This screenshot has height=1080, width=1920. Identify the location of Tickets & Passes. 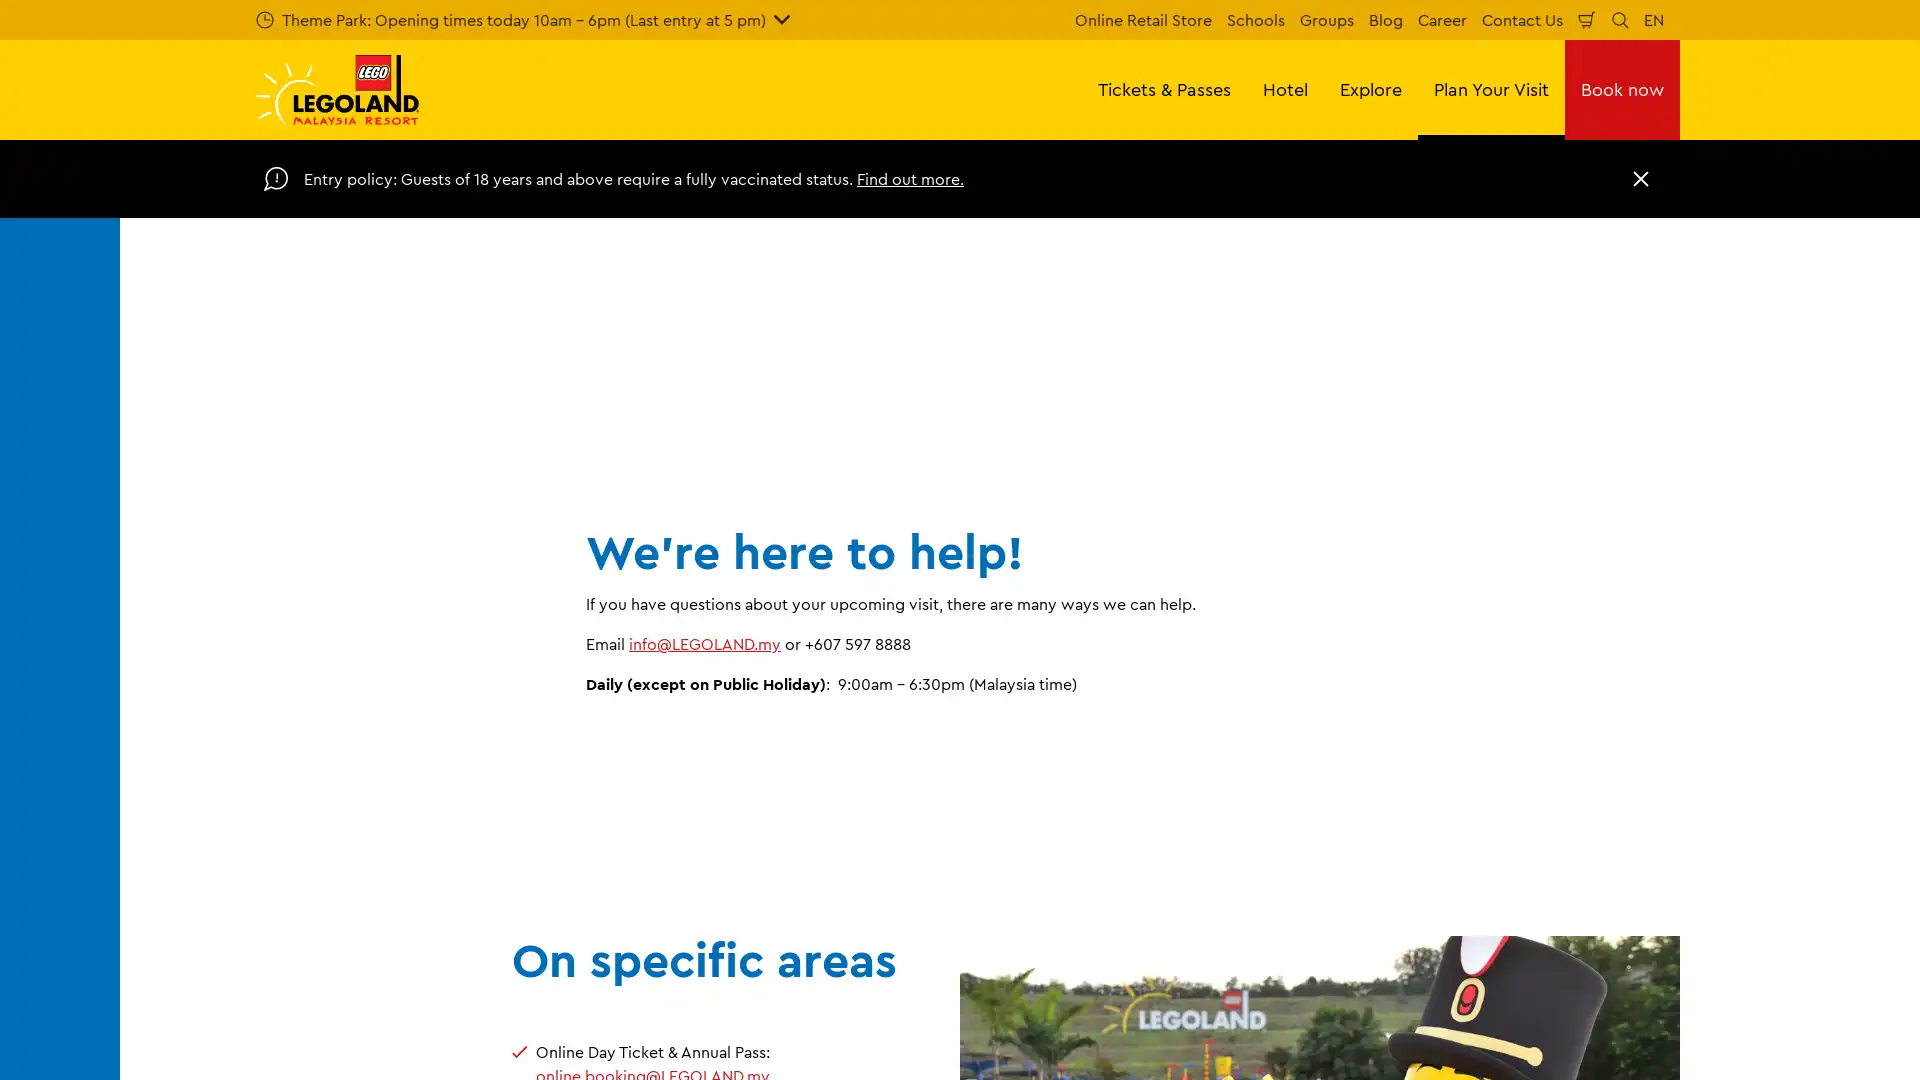
(1164, 88).